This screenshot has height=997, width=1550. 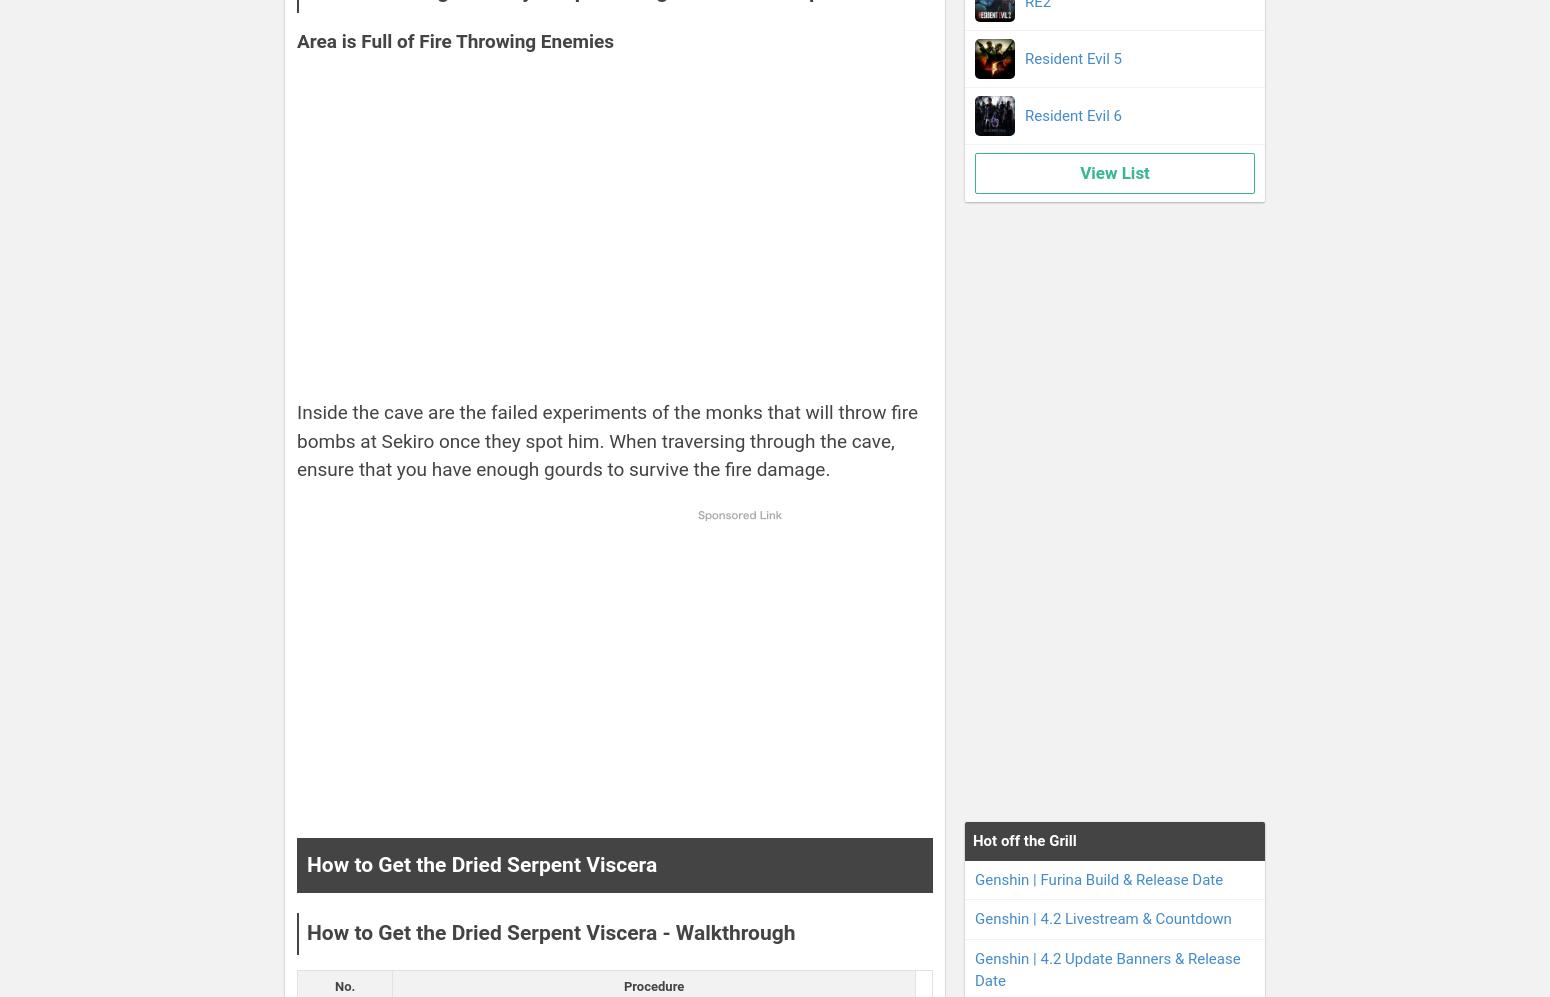 I want to click on 'Resident Evil 5', so click(x=1073, y=57).